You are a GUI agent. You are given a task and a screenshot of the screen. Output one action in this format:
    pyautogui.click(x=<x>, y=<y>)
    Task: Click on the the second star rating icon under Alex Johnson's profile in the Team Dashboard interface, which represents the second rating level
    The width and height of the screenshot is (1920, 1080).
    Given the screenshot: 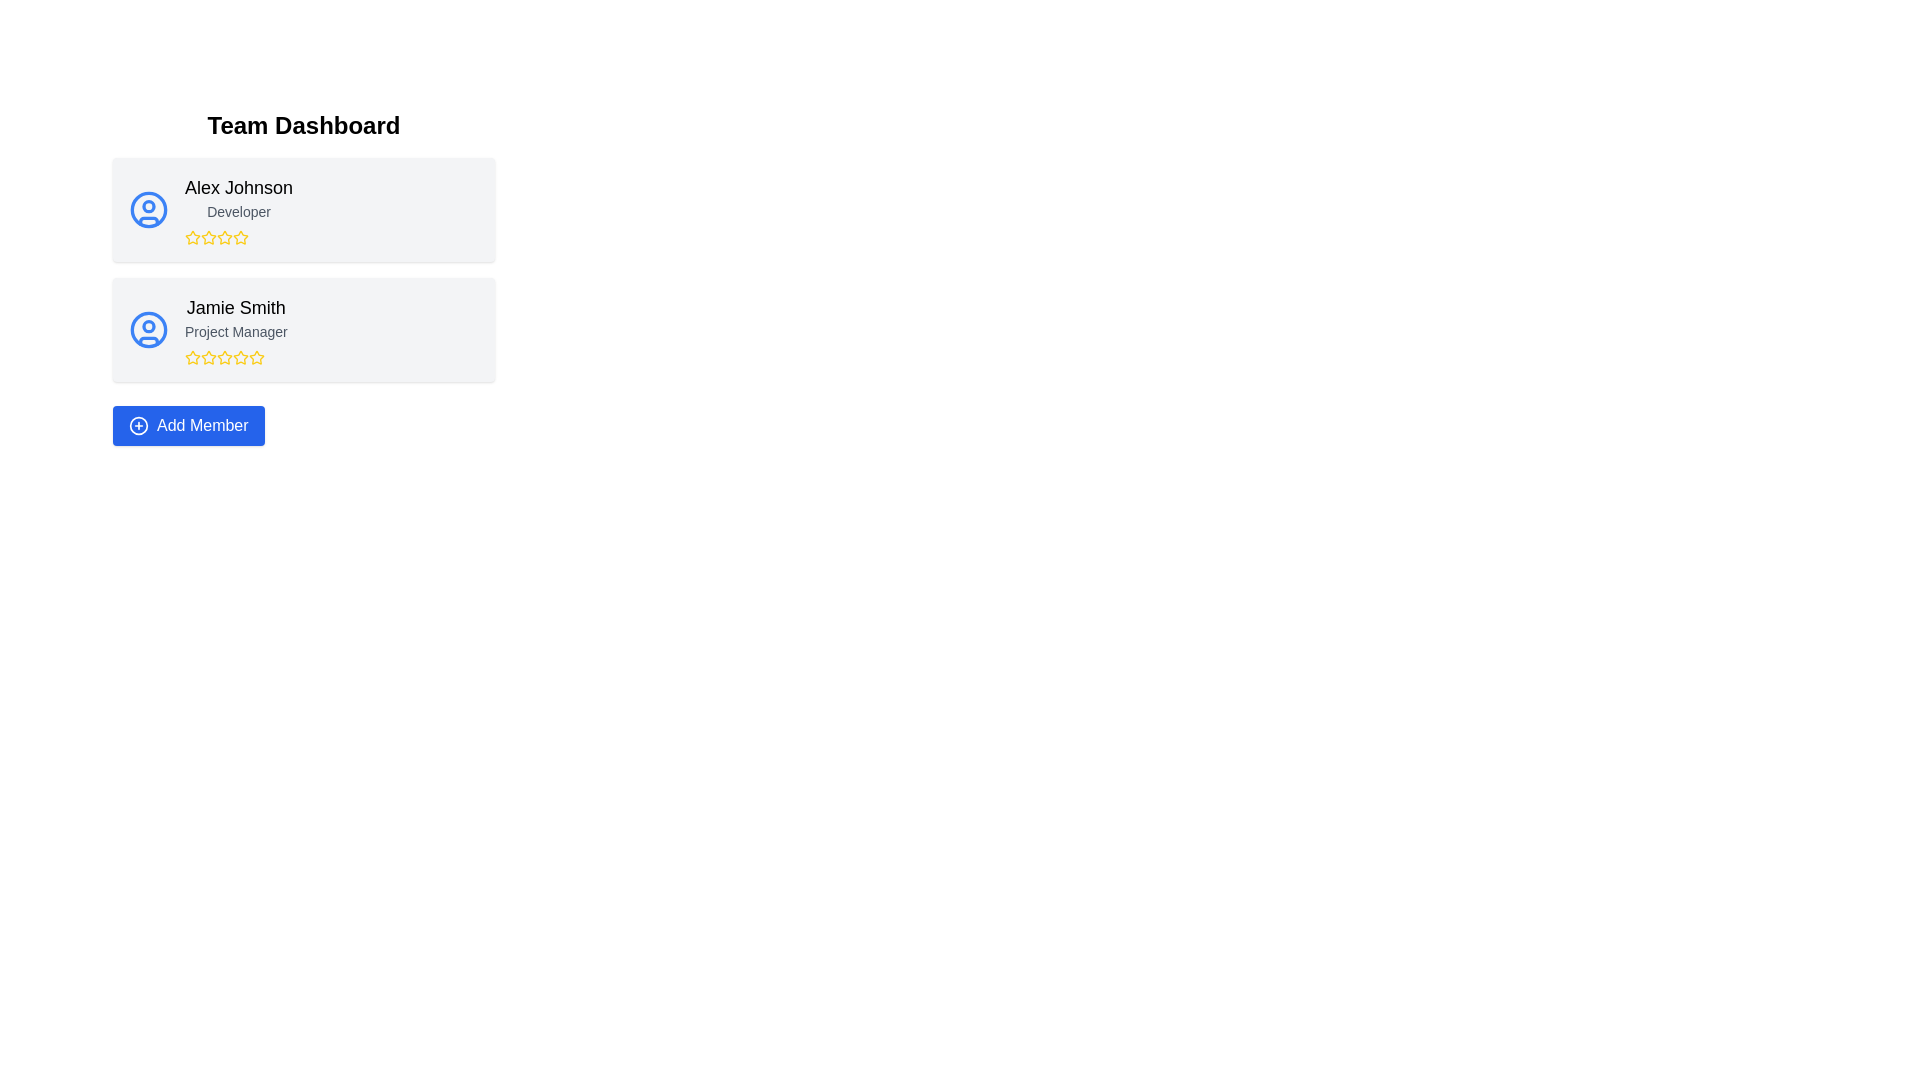 What is the action you would take?
    pyautogui.click(x=192, y=236)
    